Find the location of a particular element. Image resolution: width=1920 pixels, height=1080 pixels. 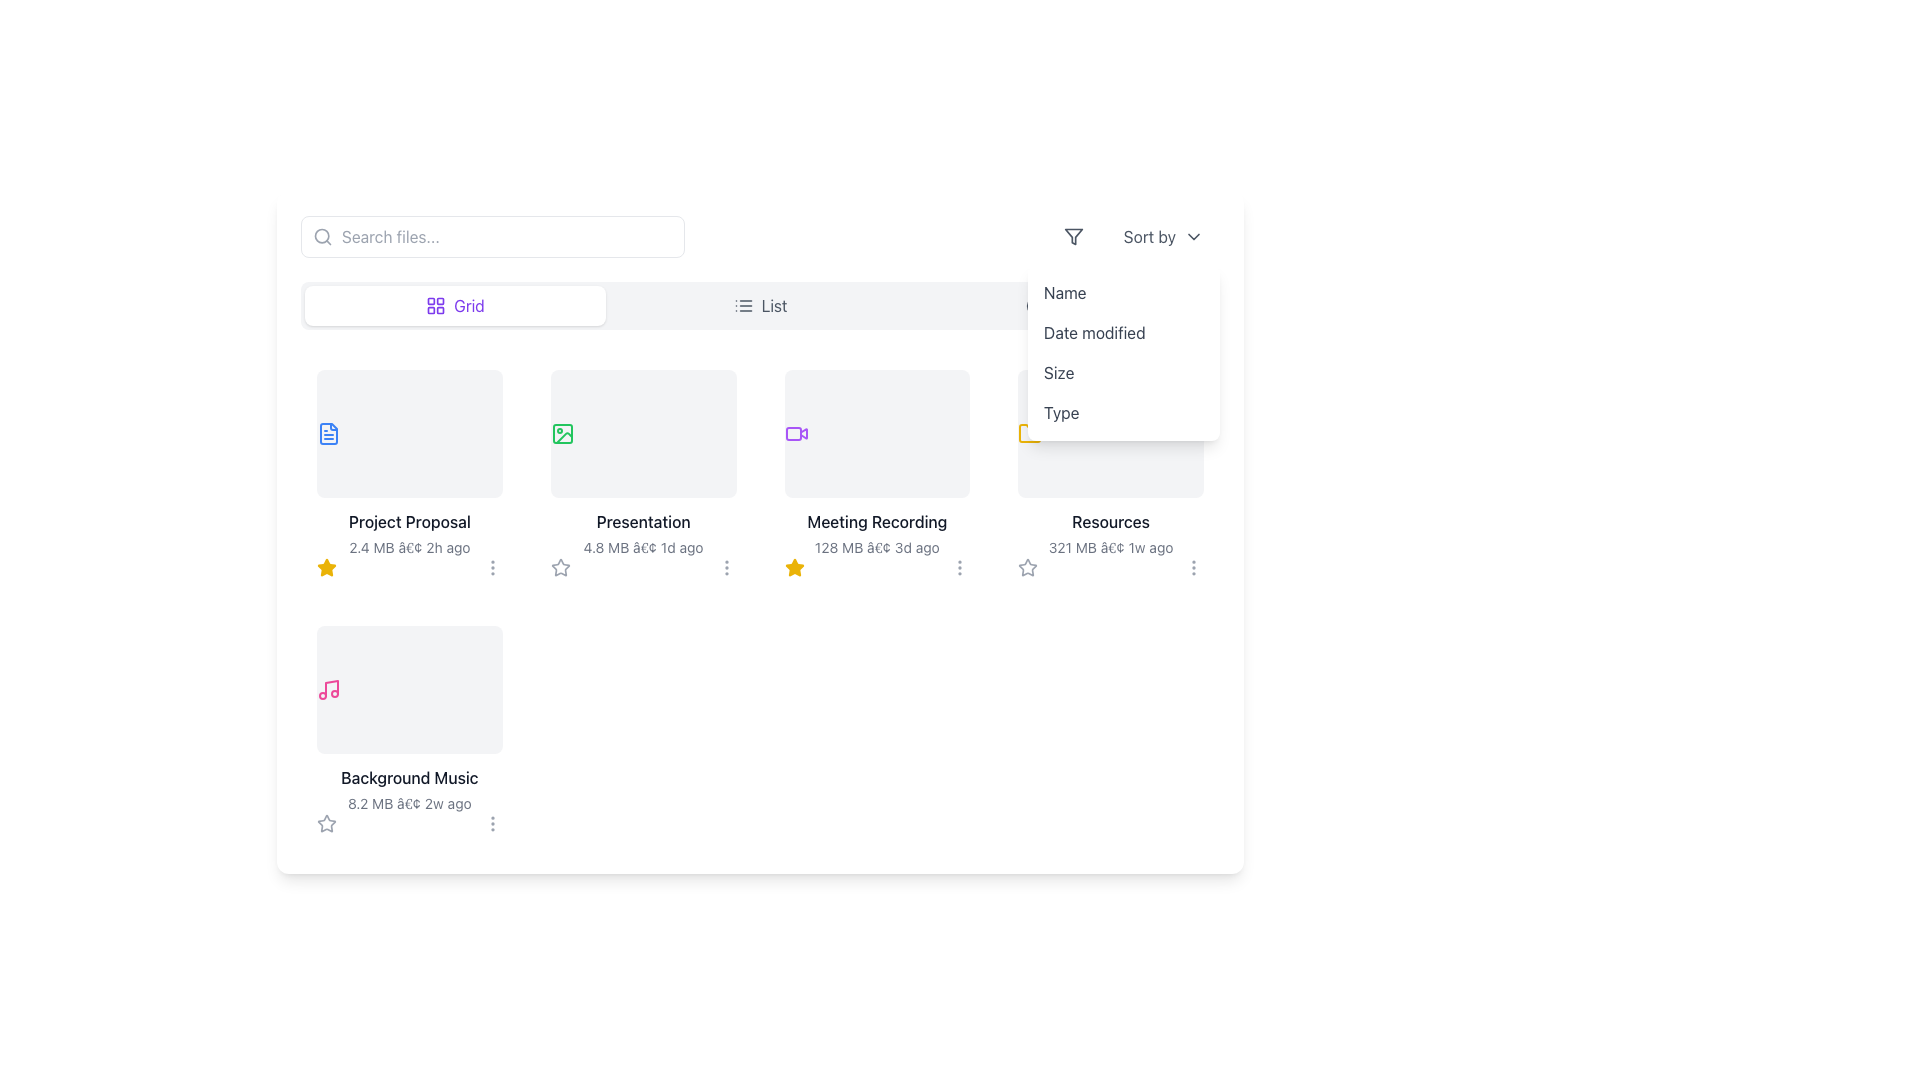

the dropdown menu icon located within the 'Sort by' button in the top-right section of the interface is located at coordinates (1194, 235).